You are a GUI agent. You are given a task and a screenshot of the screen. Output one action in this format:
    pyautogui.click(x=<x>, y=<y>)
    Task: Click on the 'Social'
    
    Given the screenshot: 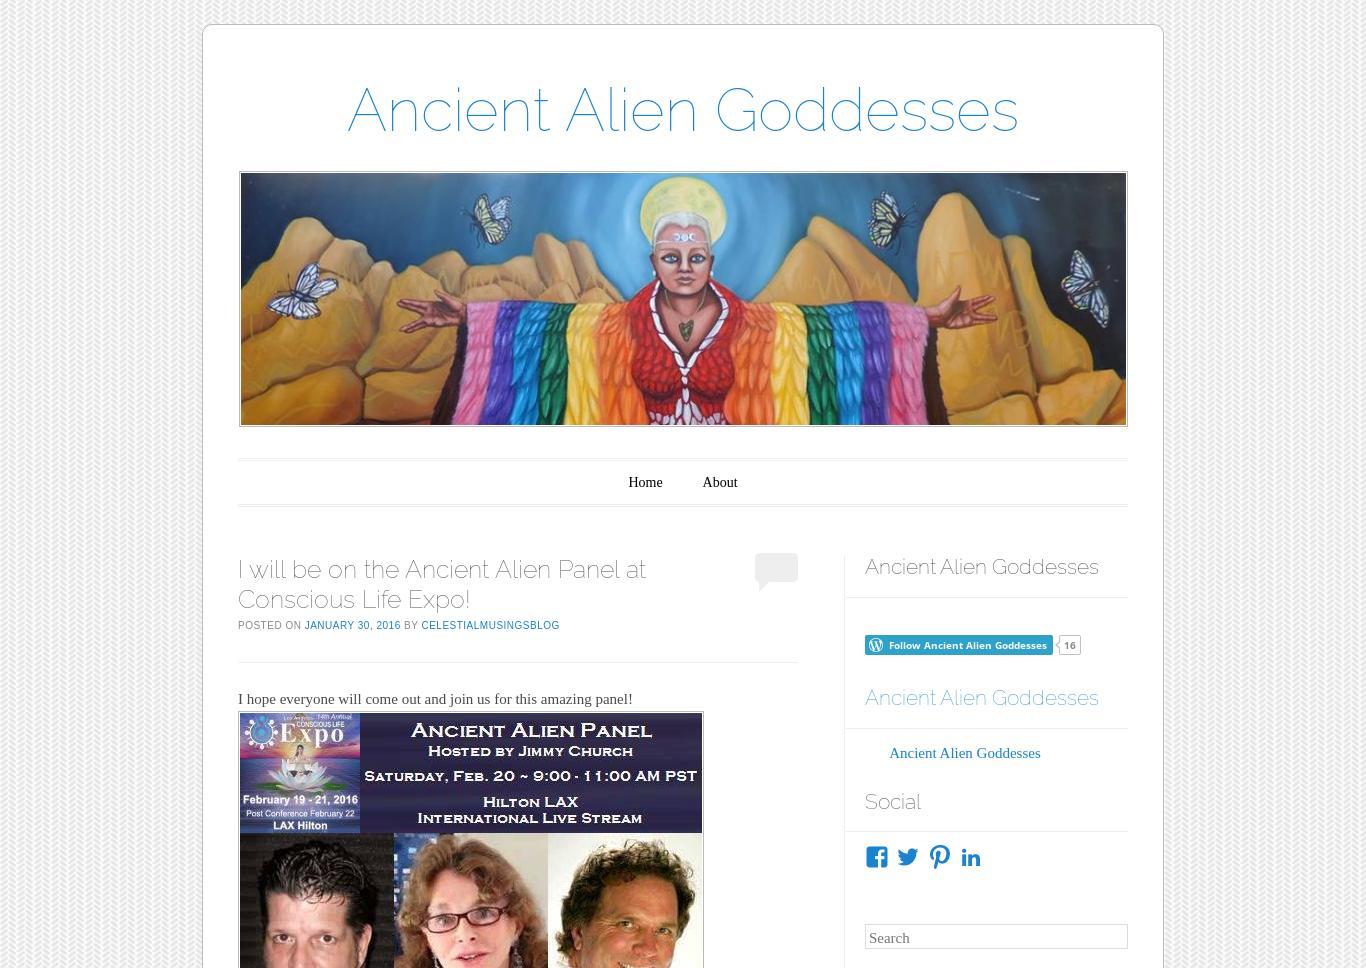 What is the action you would take?
    pyautogui.click(x=890, y=799)
    